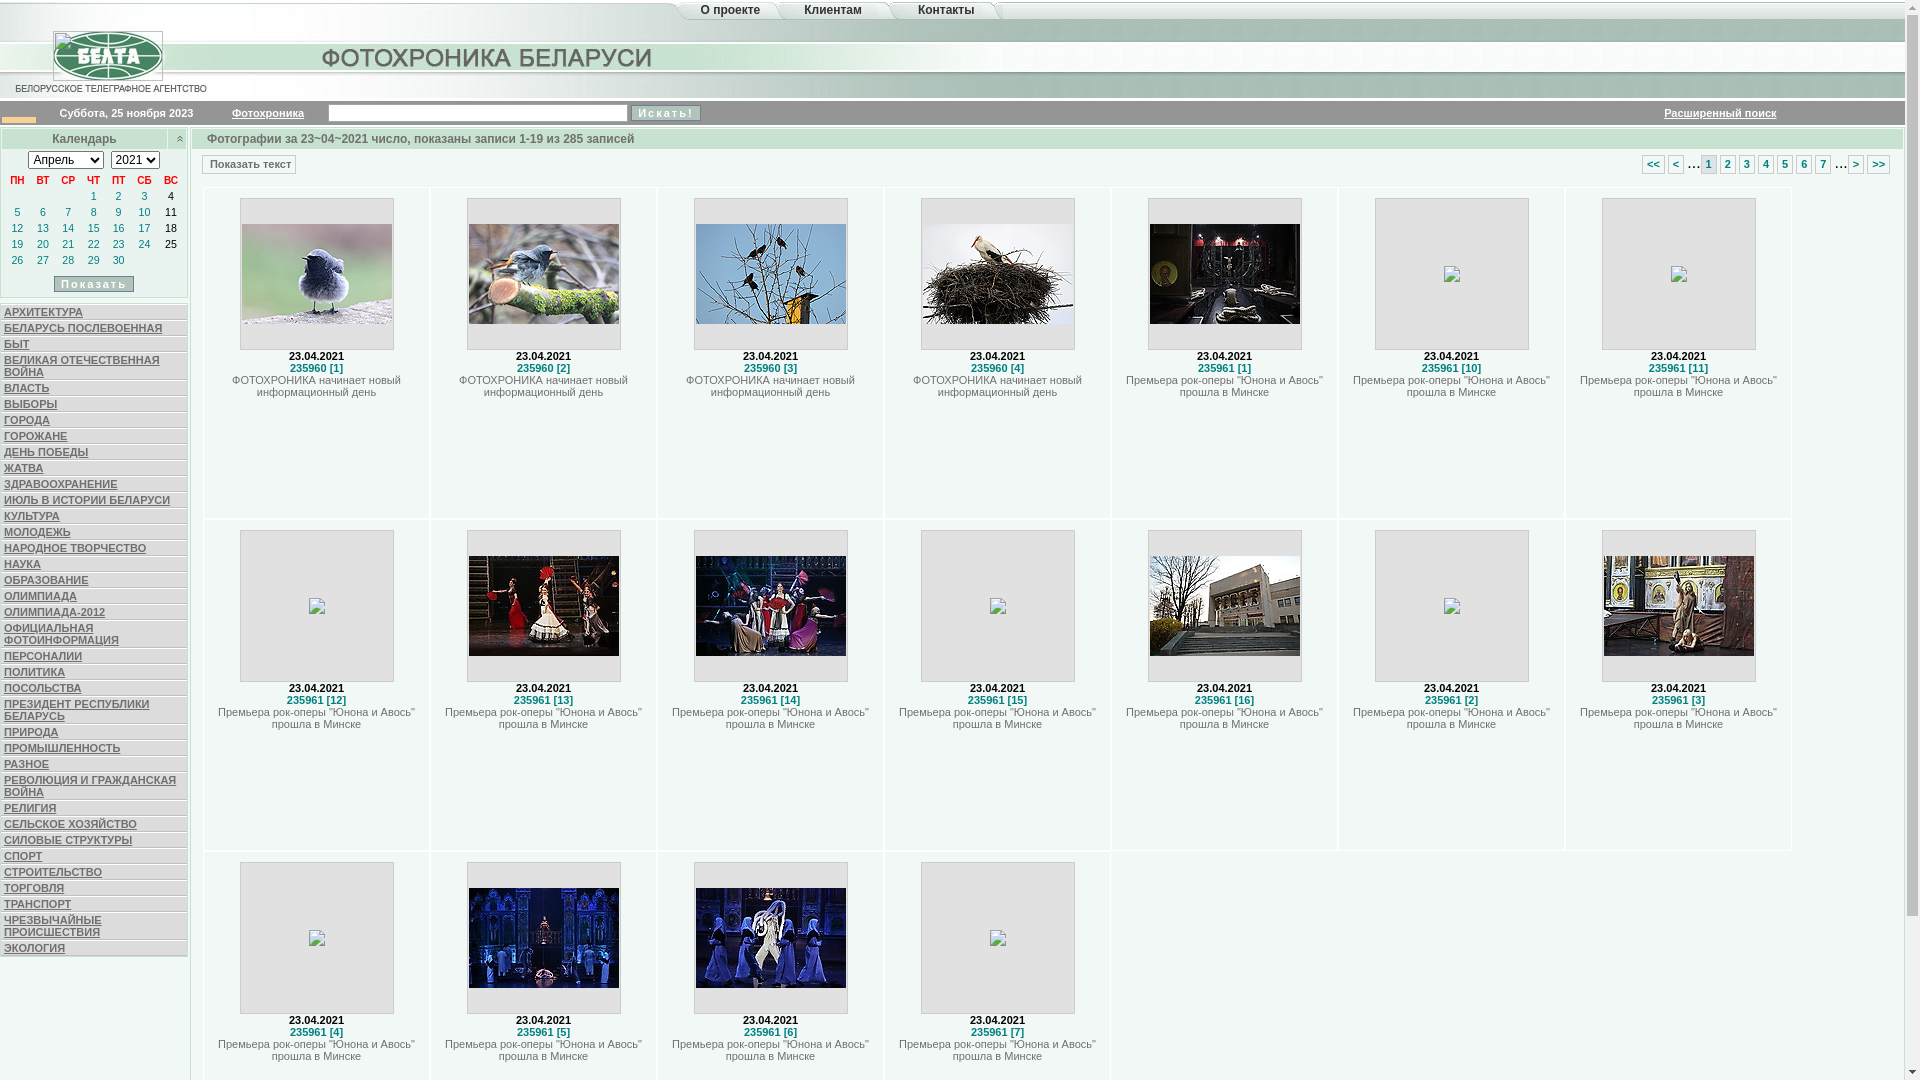 The height and width of the screenshot is (1080, 1920). I want to click on '10', so click(143, 212).